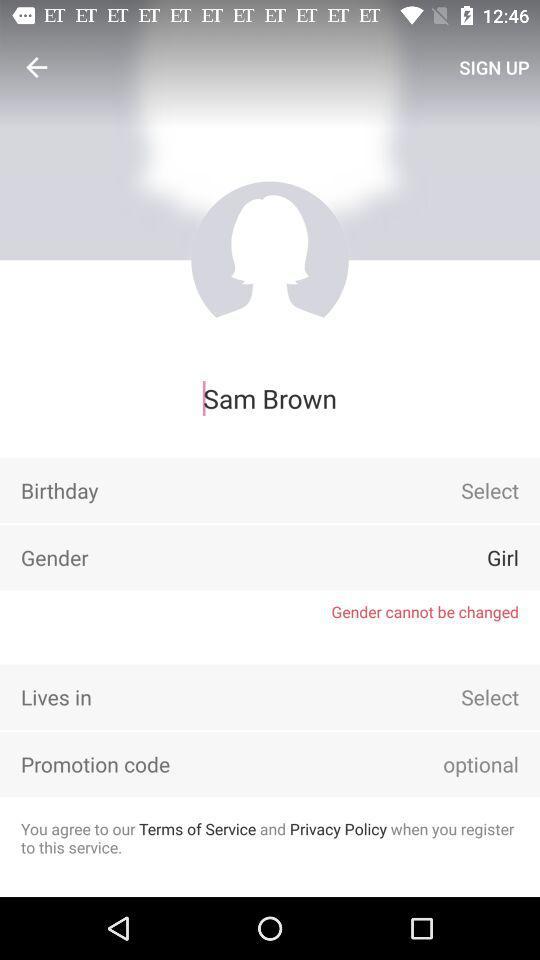 The image size is (540, 960). Describe the element at coordinates (270, 397) in the screenshot. I see `sam brown item` at that location.